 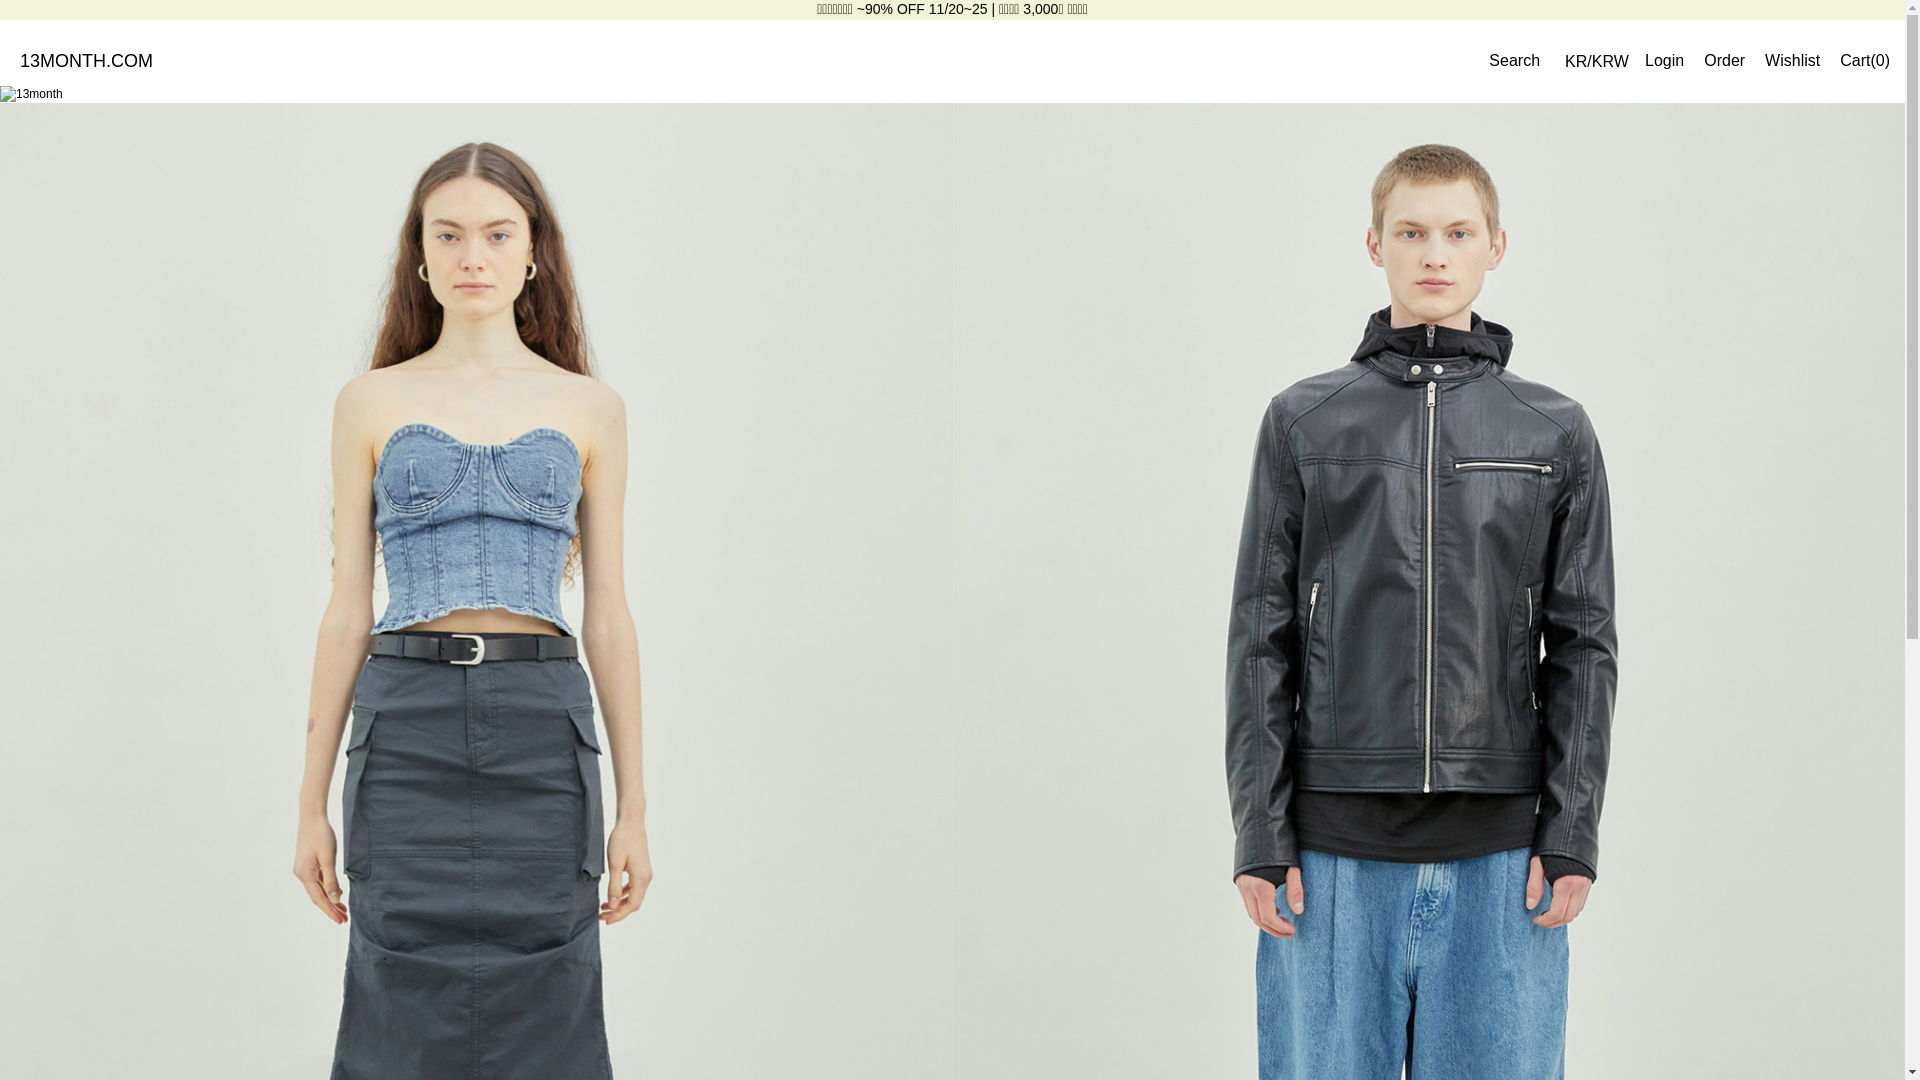 I want to click on 'Order', so click(x=1723, y=59).